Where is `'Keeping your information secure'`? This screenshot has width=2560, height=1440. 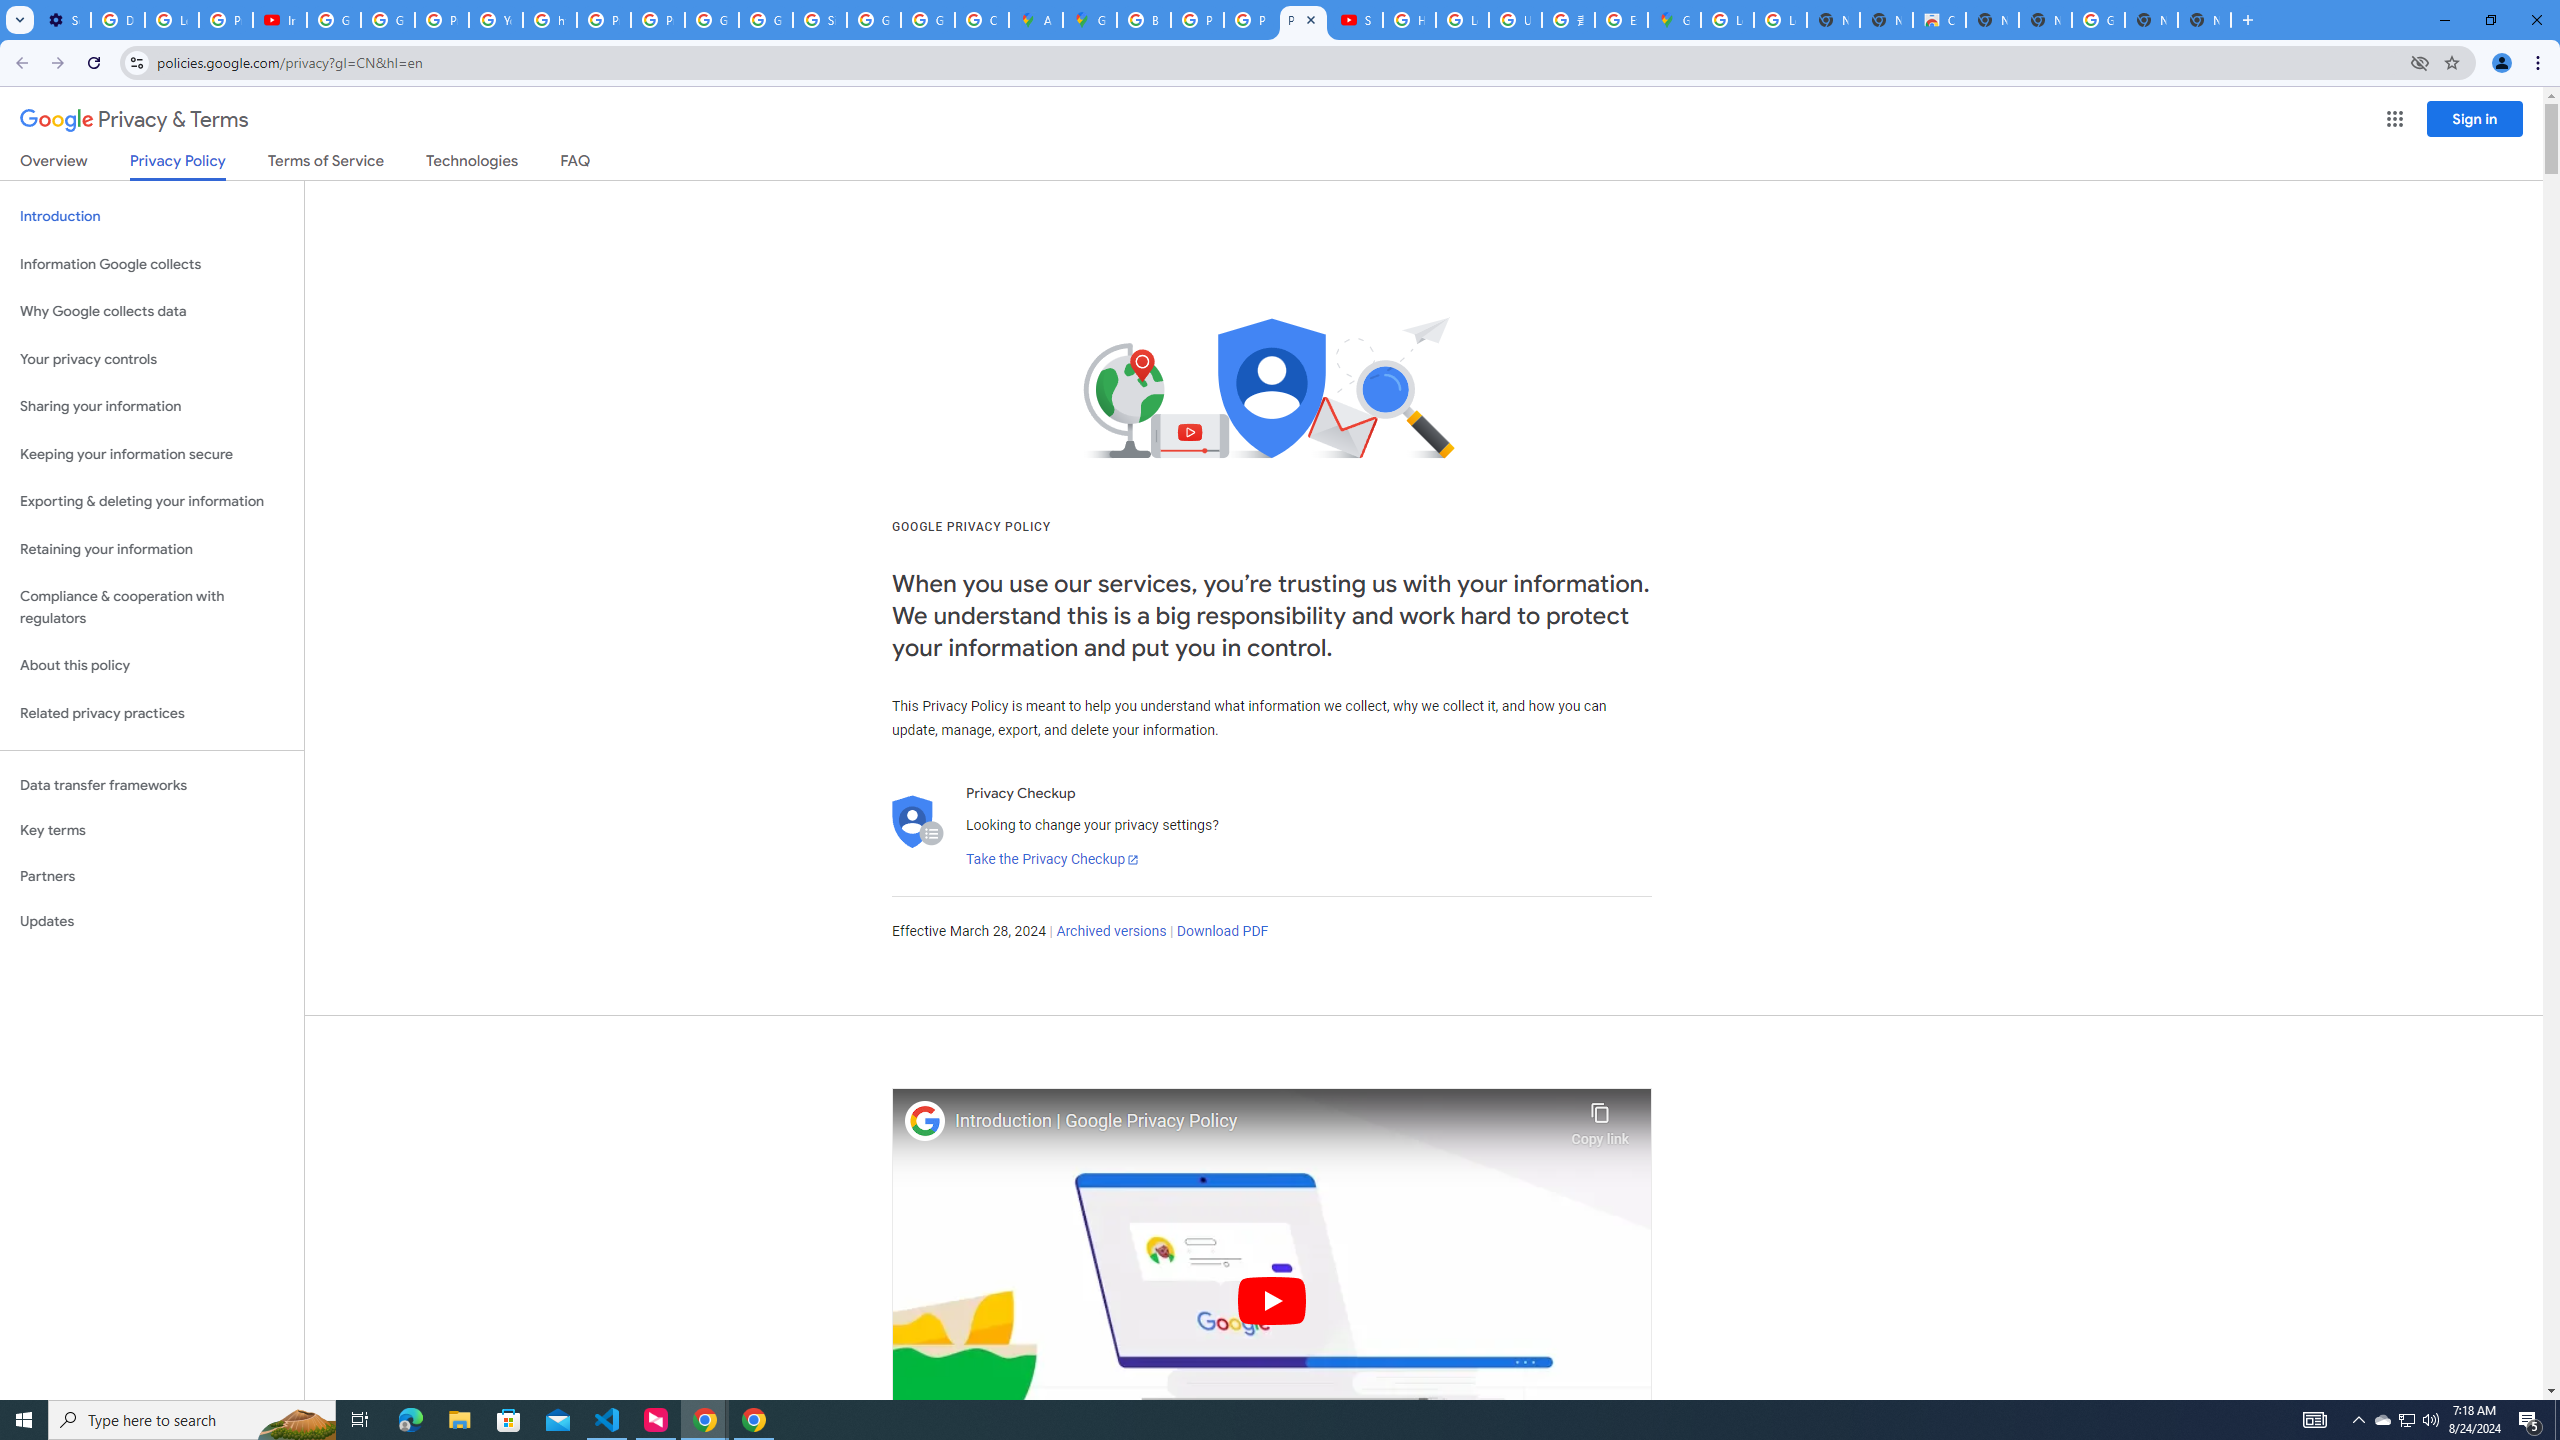 'Keeping your information secure' is located at coordinates (151, 455).